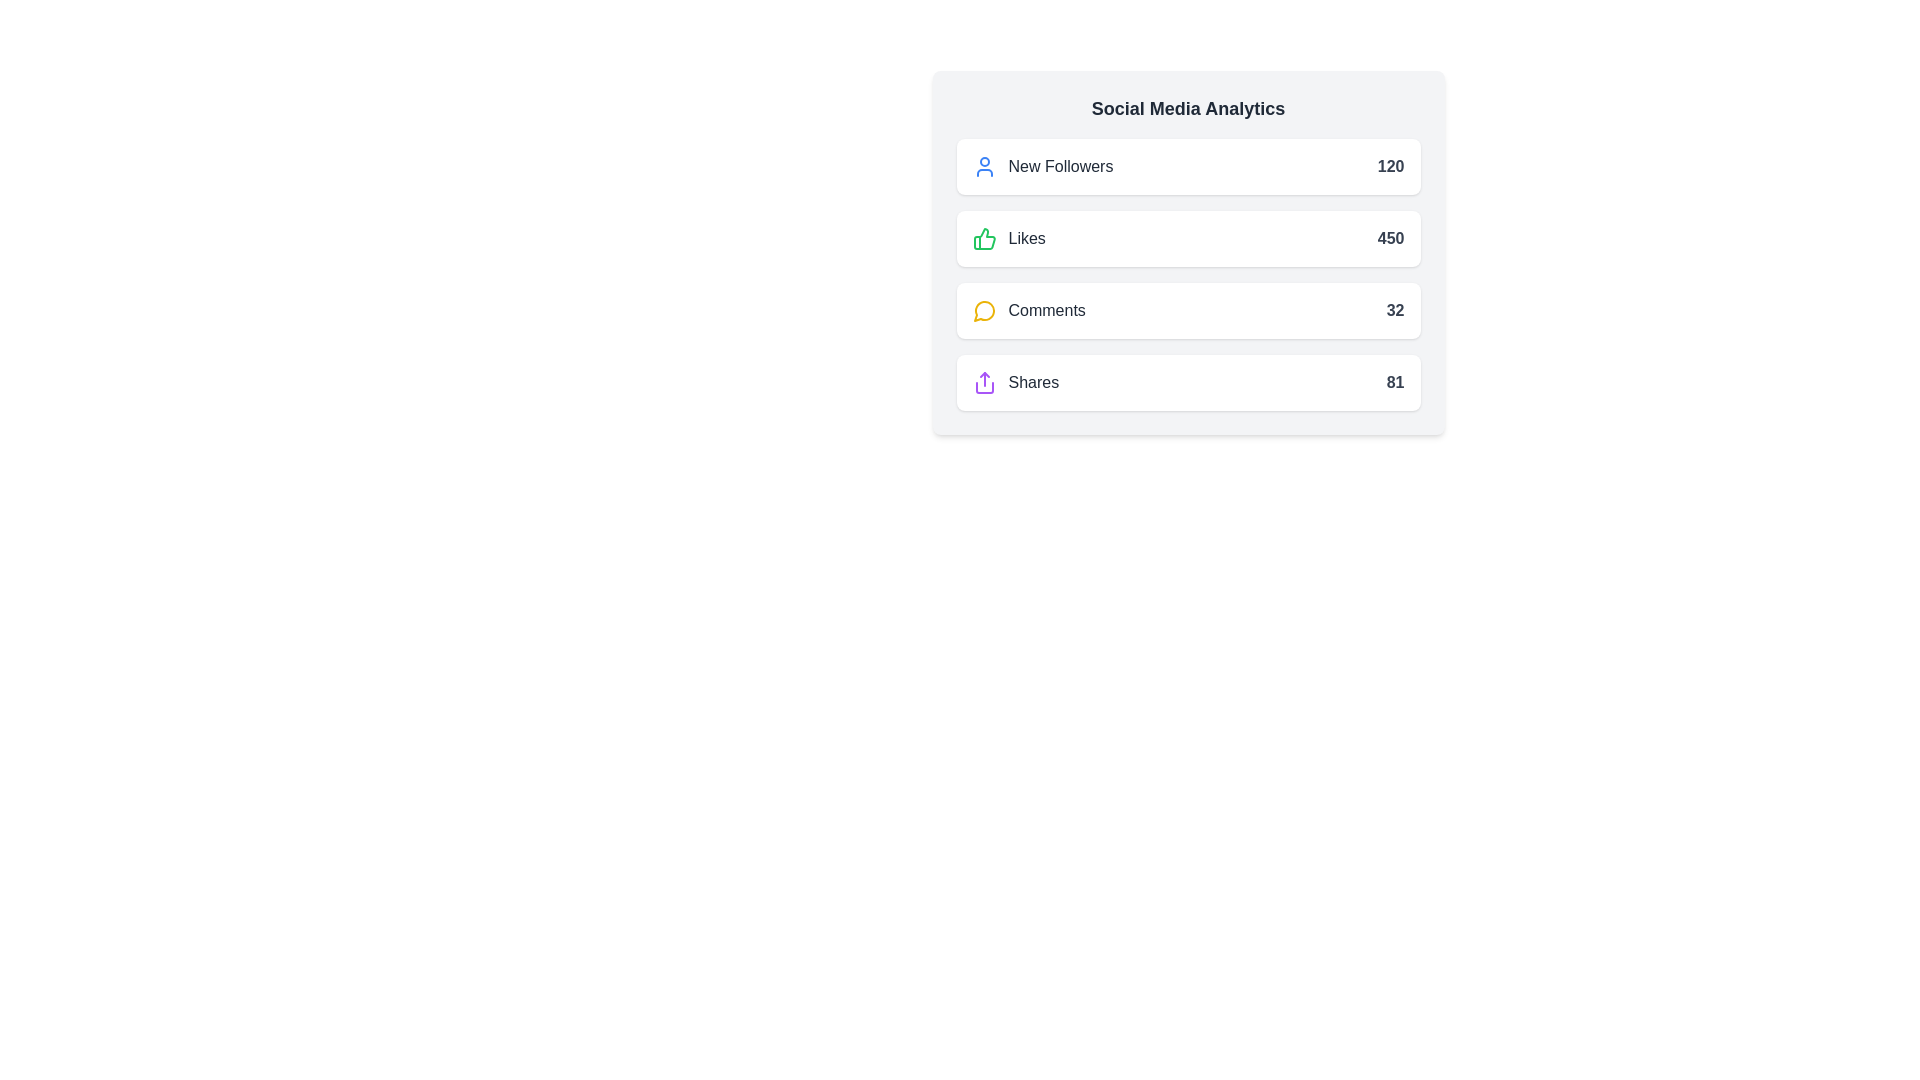 This screenshot has height=1080, width=1920. Describe the element at coordinates (1394, 311) in the screenshot. I see `the text label displaying the count of comments within the 'Comments' card section, located in the upper-right corner of the card` at that location.